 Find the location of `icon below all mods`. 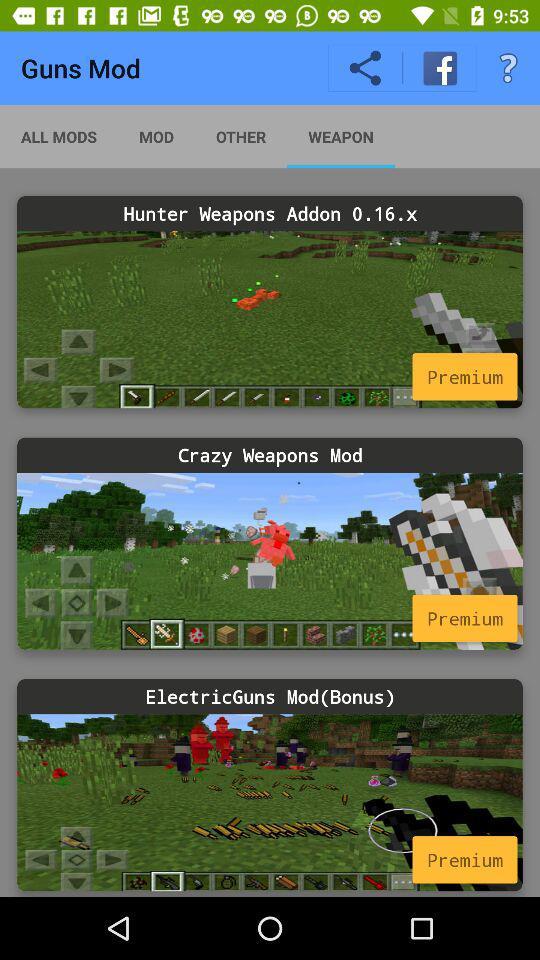

icon below all mods is located at coordinates (270, 213).